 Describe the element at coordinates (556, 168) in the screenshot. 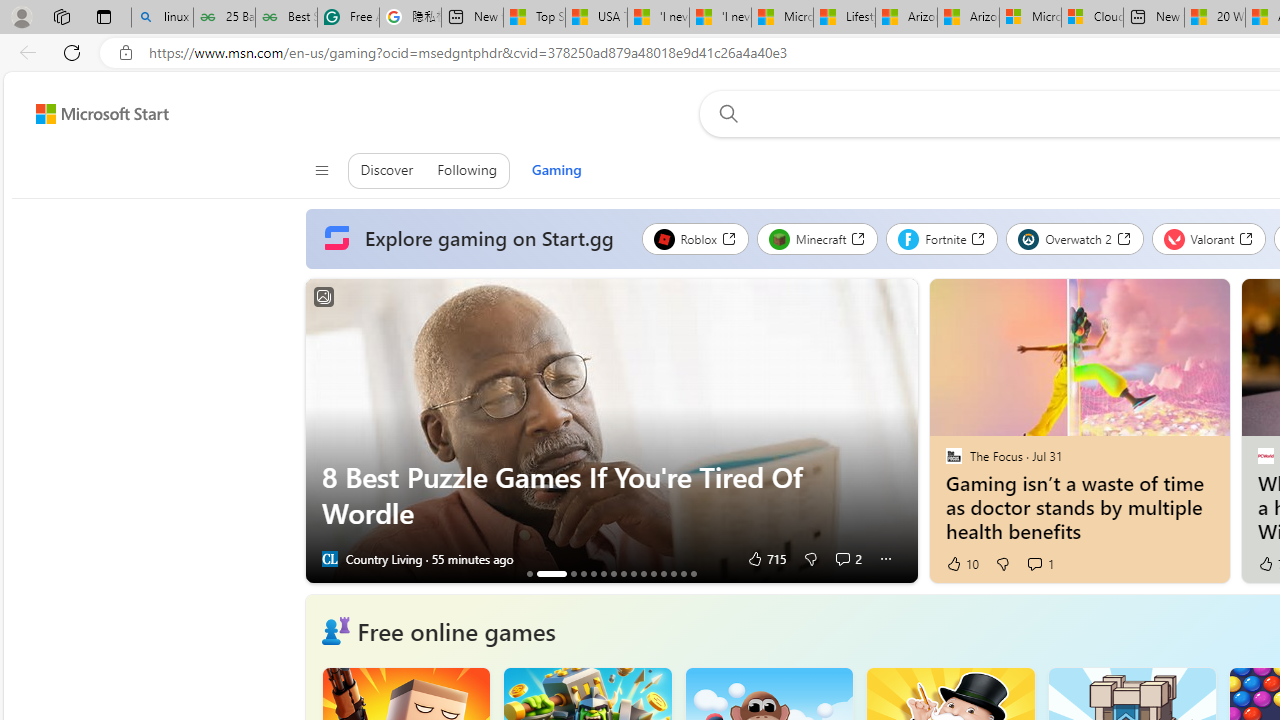

I see `'Gaming'` at that location.